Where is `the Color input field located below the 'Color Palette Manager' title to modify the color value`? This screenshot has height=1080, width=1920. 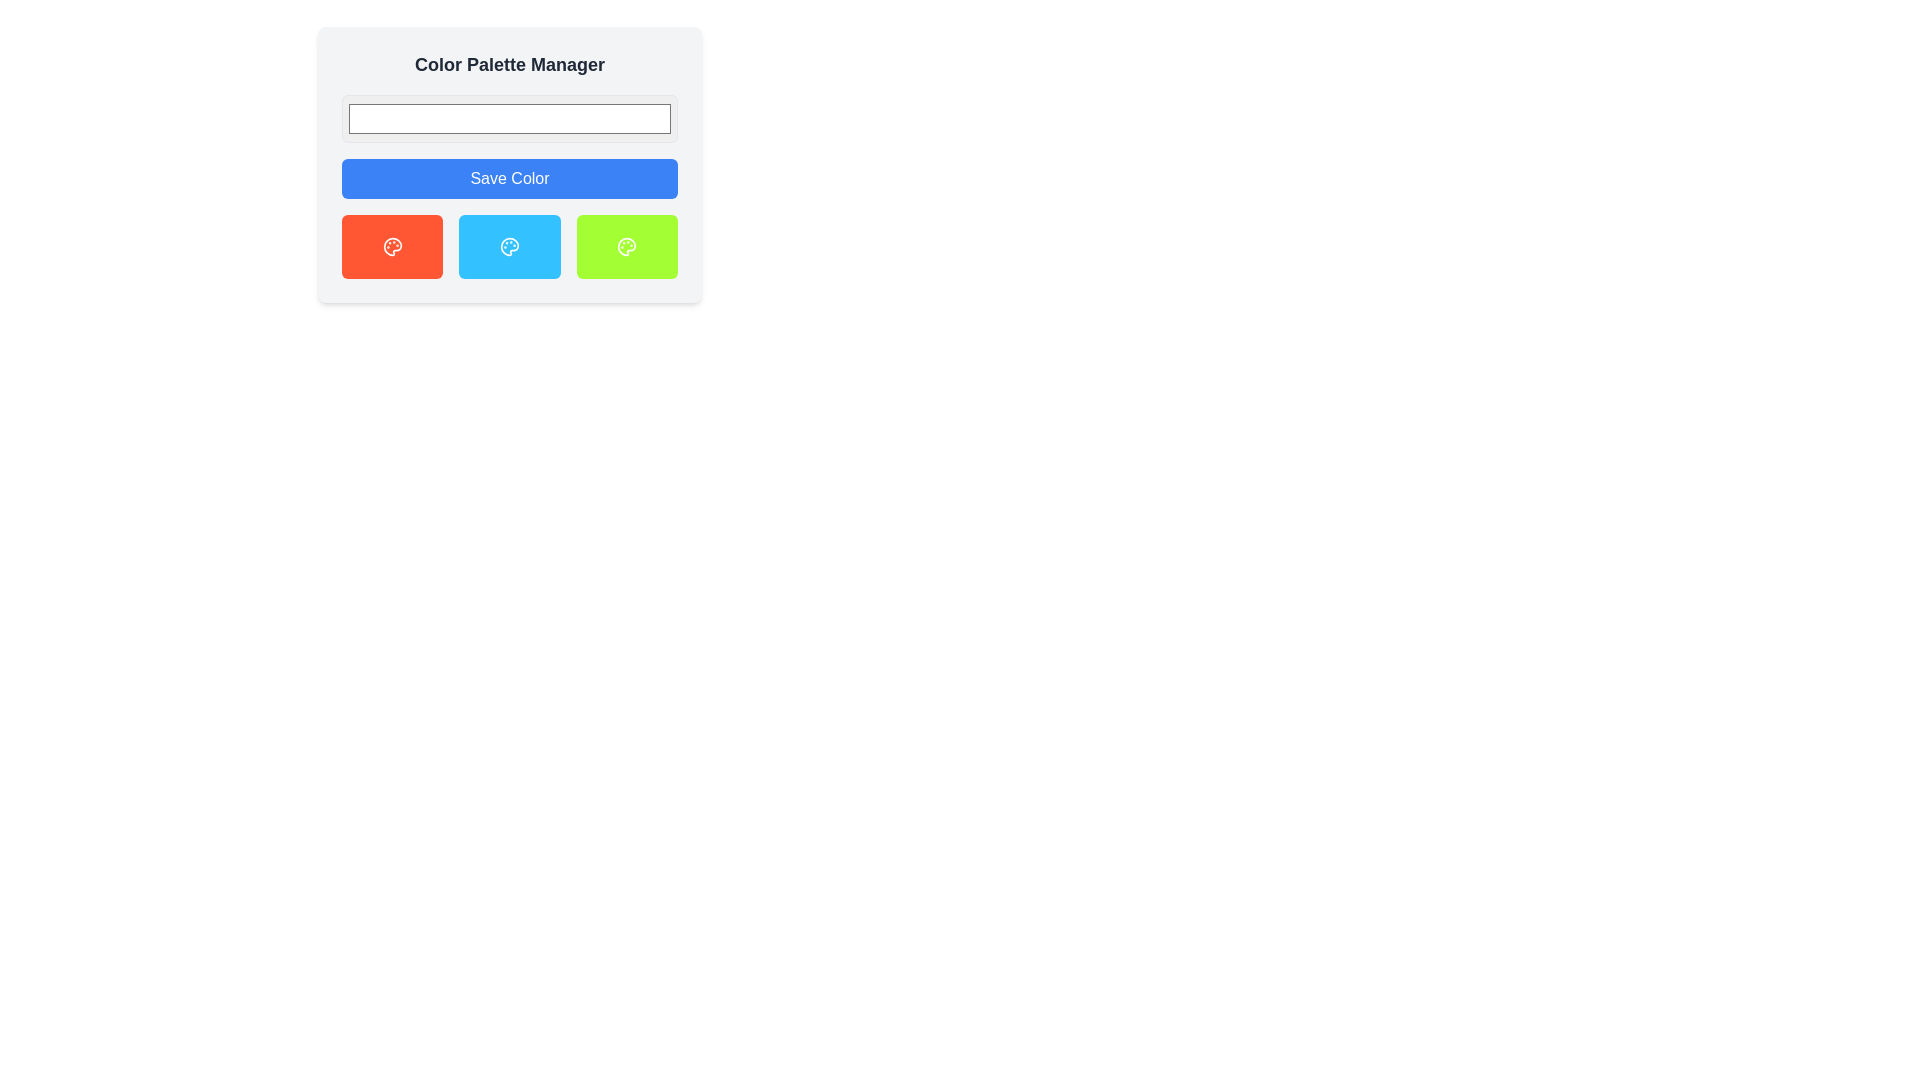
the Color input field located below the 'Color Palette Manager' title to modify the color value is located at coordinates (509, 119).